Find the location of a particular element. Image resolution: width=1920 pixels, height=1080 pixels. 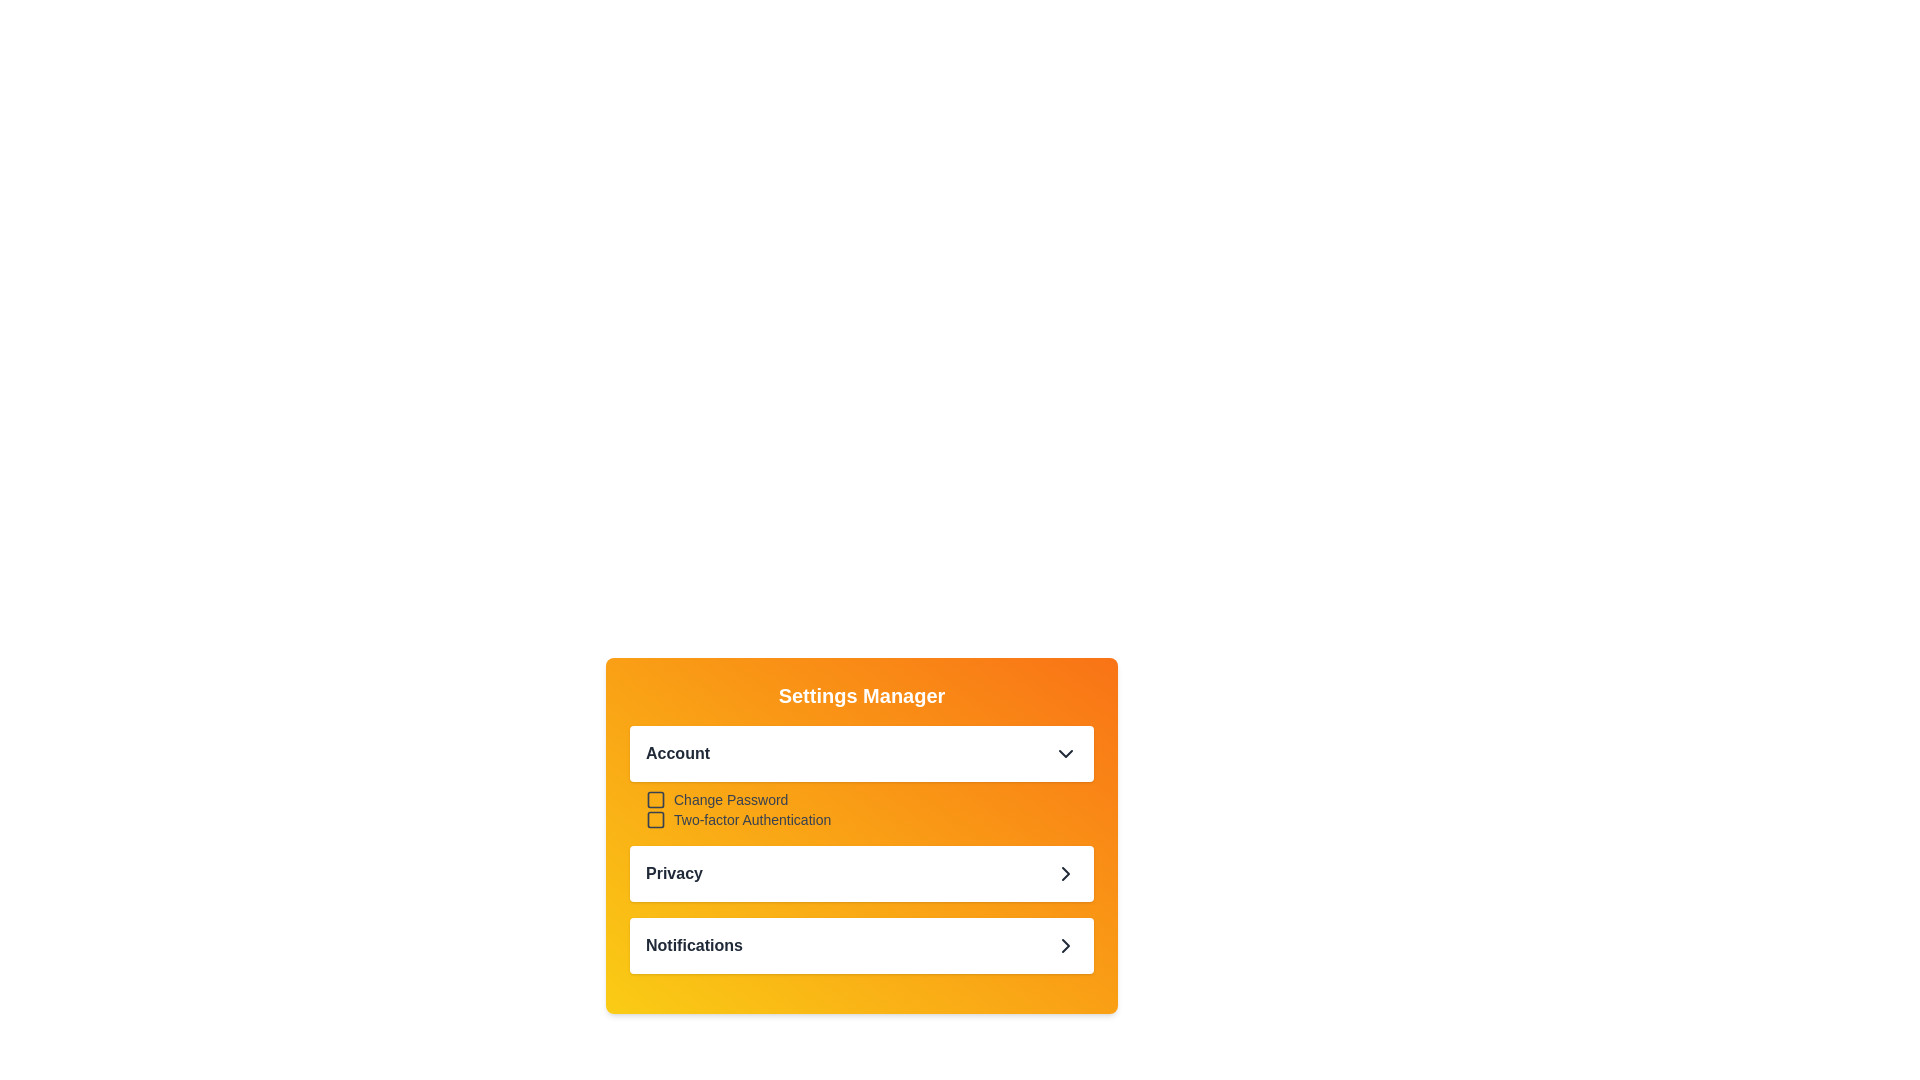

the 'Privacy' label located in the second row of options within the 'Settings Manager' section, positioned between 'Account' and 'Notifications' is located at coordinates (674, 873).